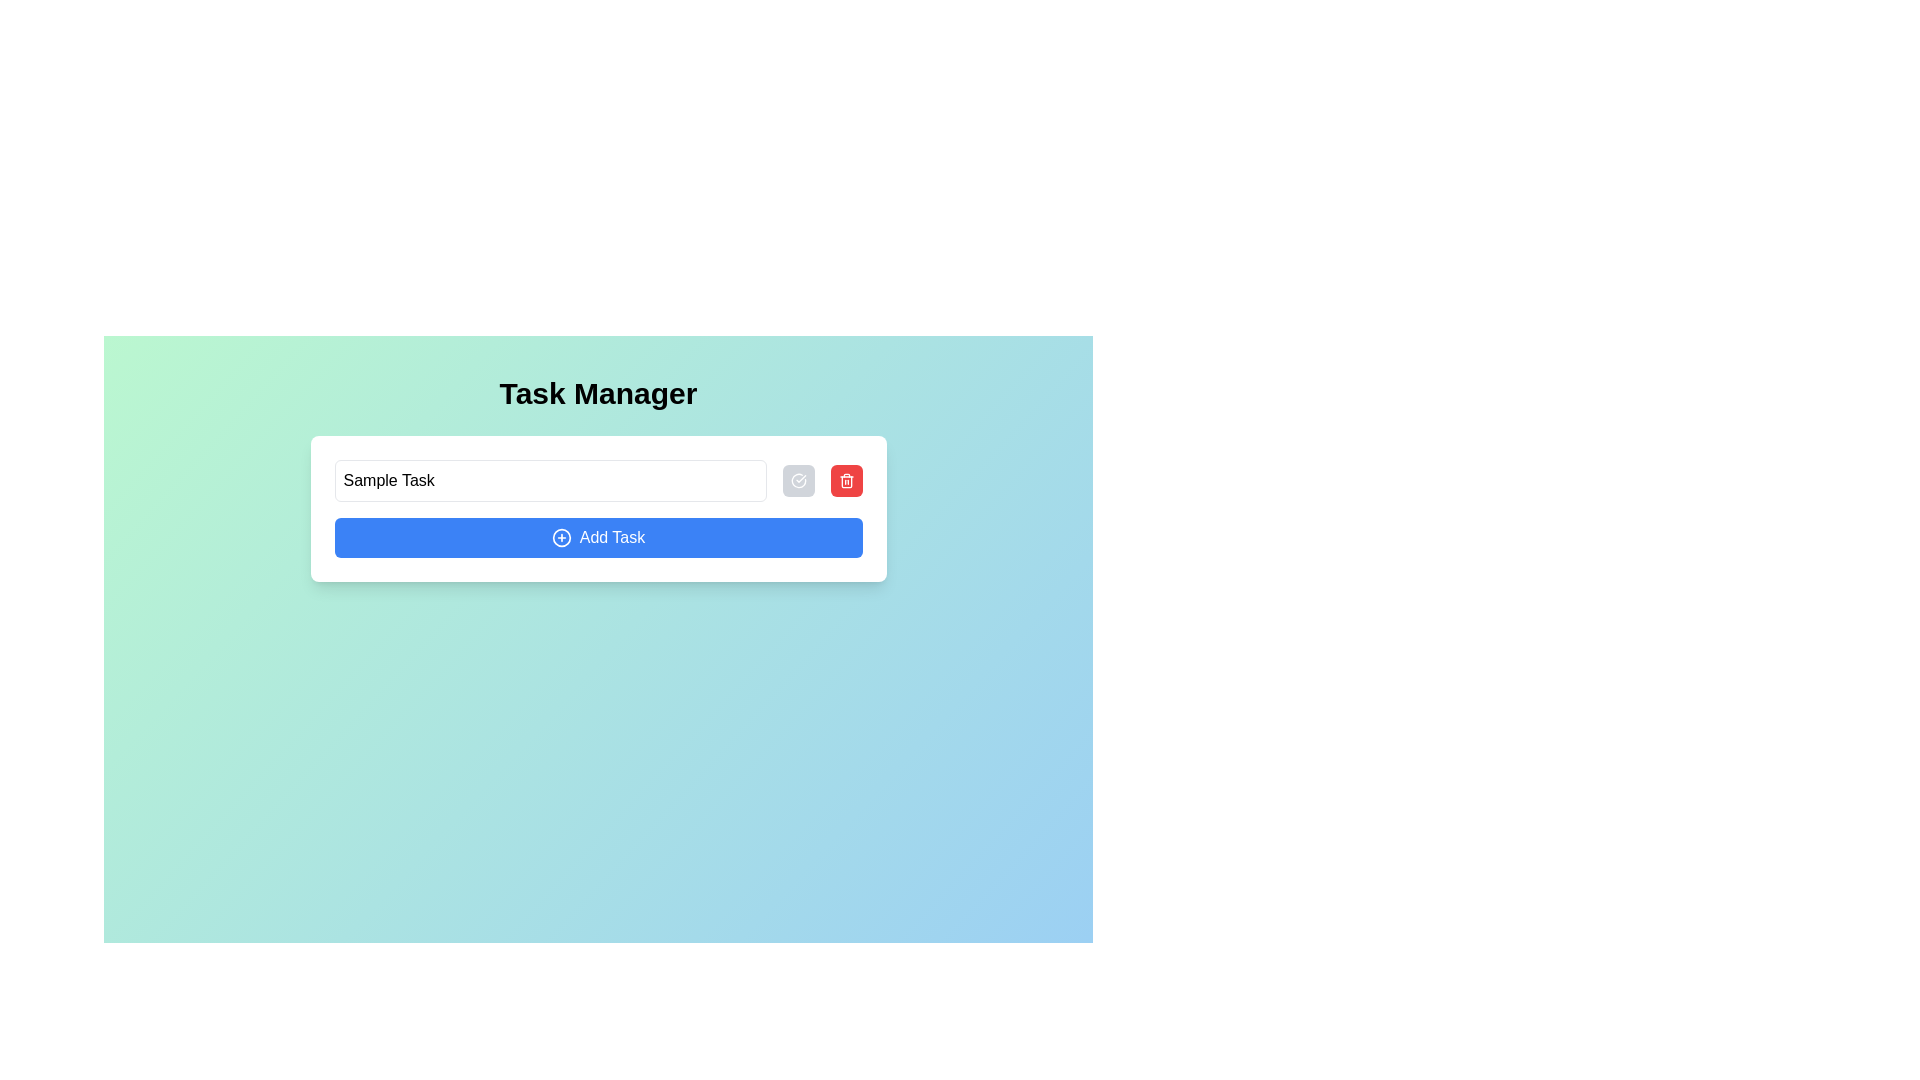 This screenshot has width=1920, height=1080. I want to click on the blue rectangular button labeled 'Add Task' with a plus sign icon to observe the hover effects, so click(597, 536).